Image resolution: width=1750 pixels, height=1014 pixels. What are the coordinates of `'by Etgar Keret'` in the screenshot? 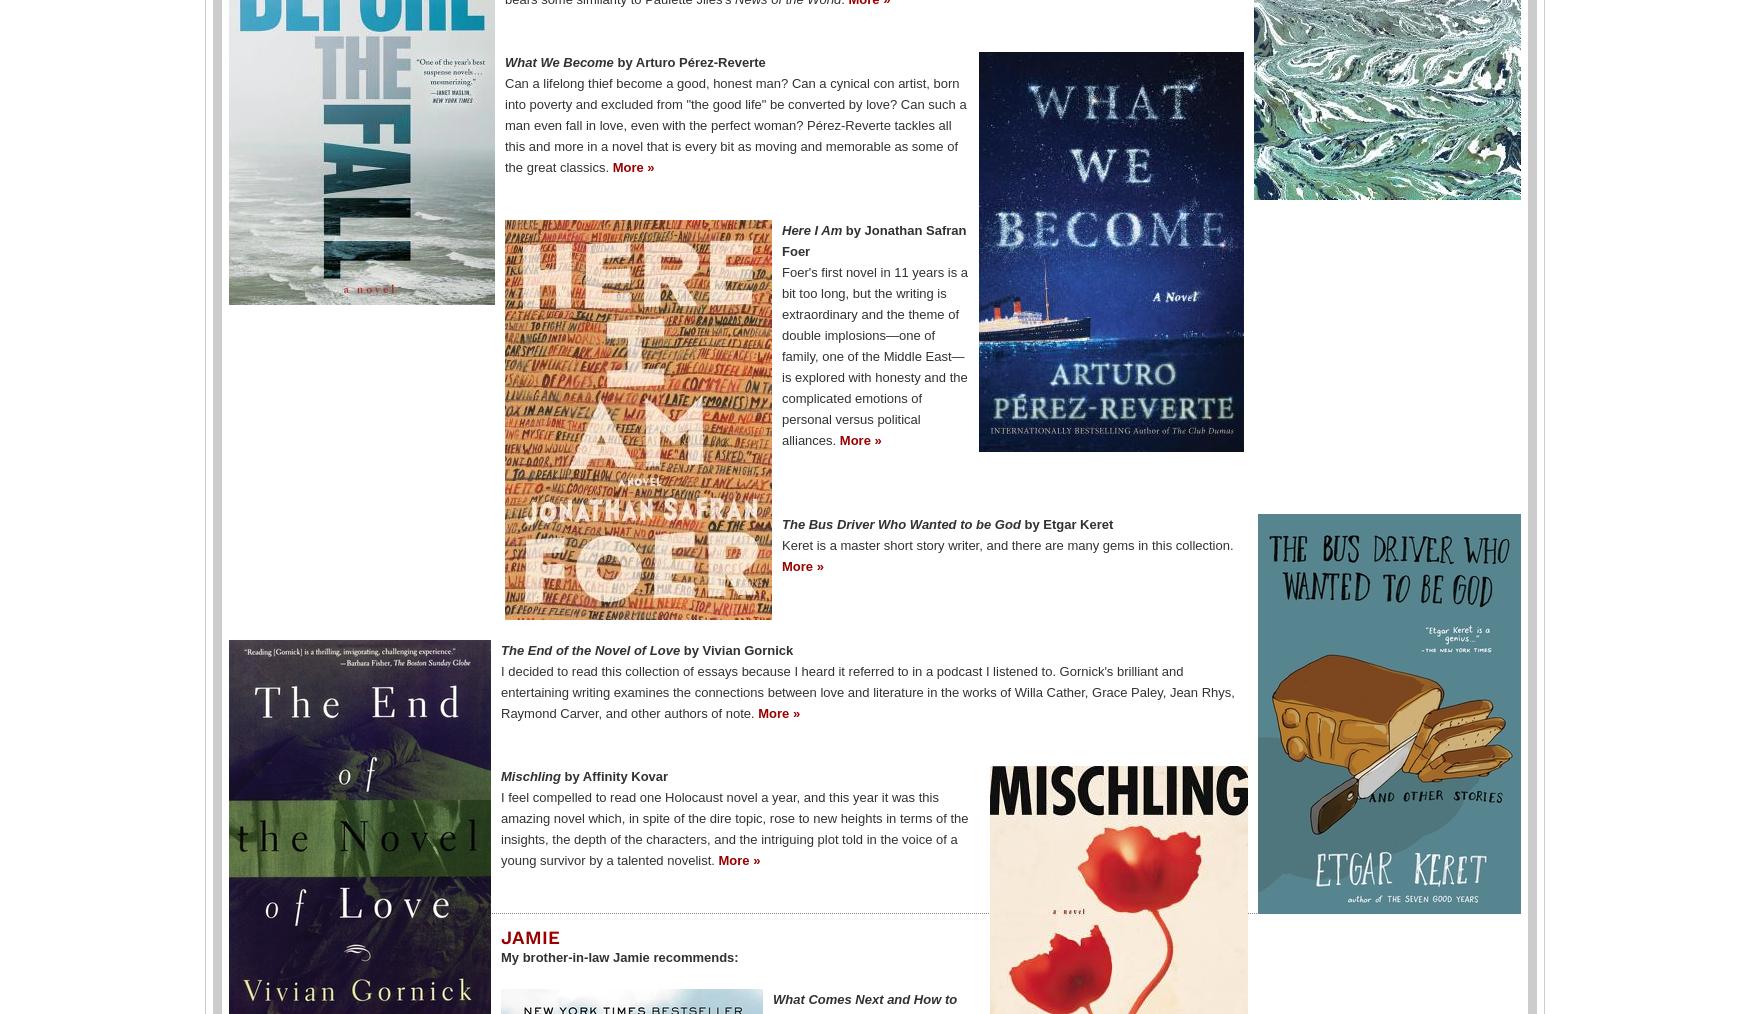 It's located at (1068, 522).